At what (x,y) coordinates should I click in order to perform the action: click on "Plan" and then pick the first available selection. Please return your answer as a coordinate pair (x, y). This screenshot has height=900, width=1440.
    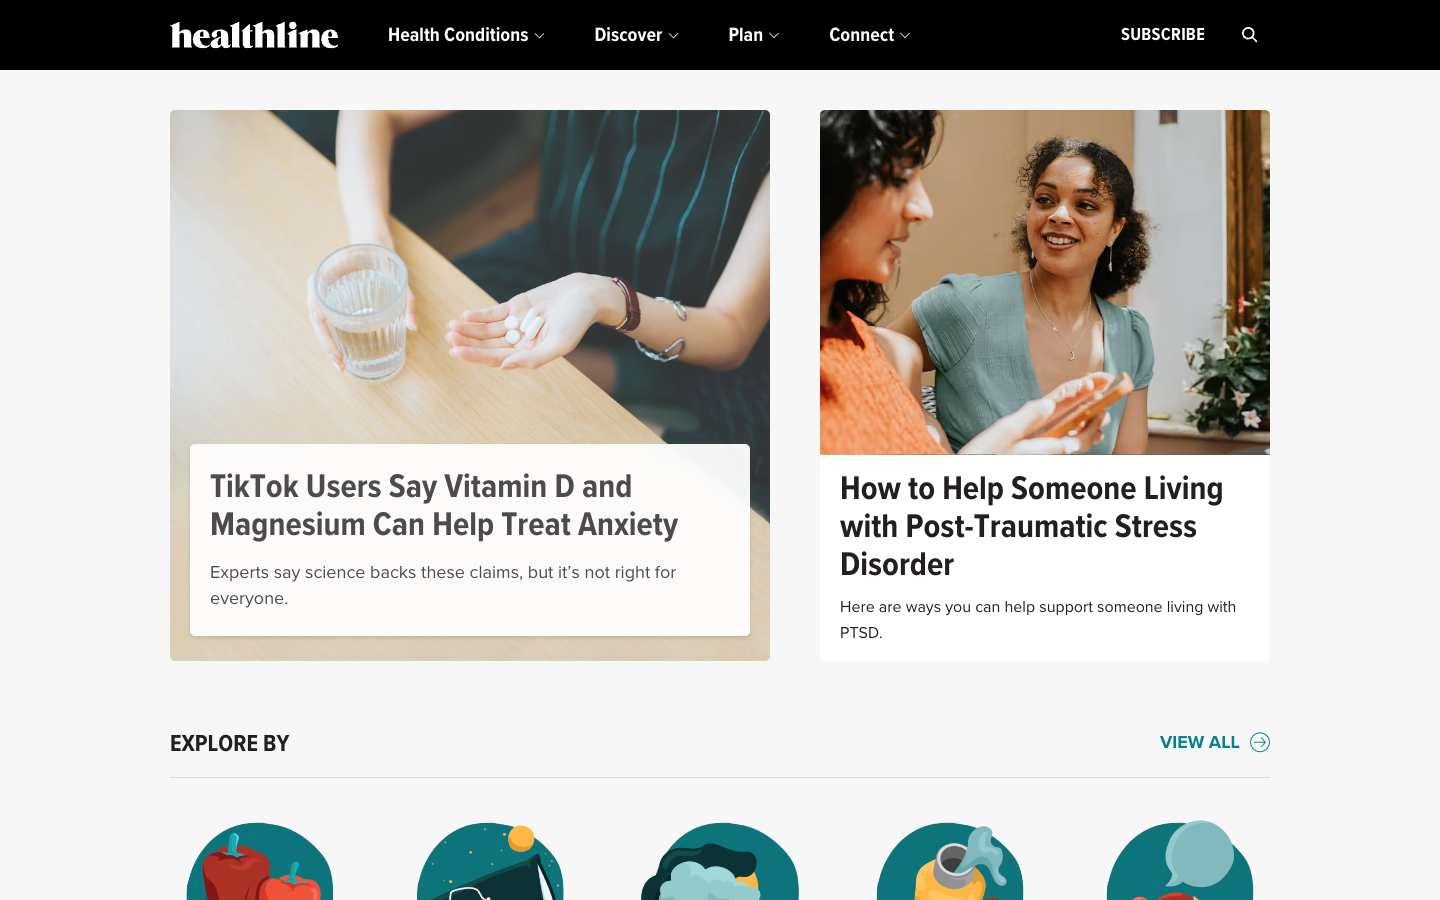
    Looking at the image, I should click on (752, 34).